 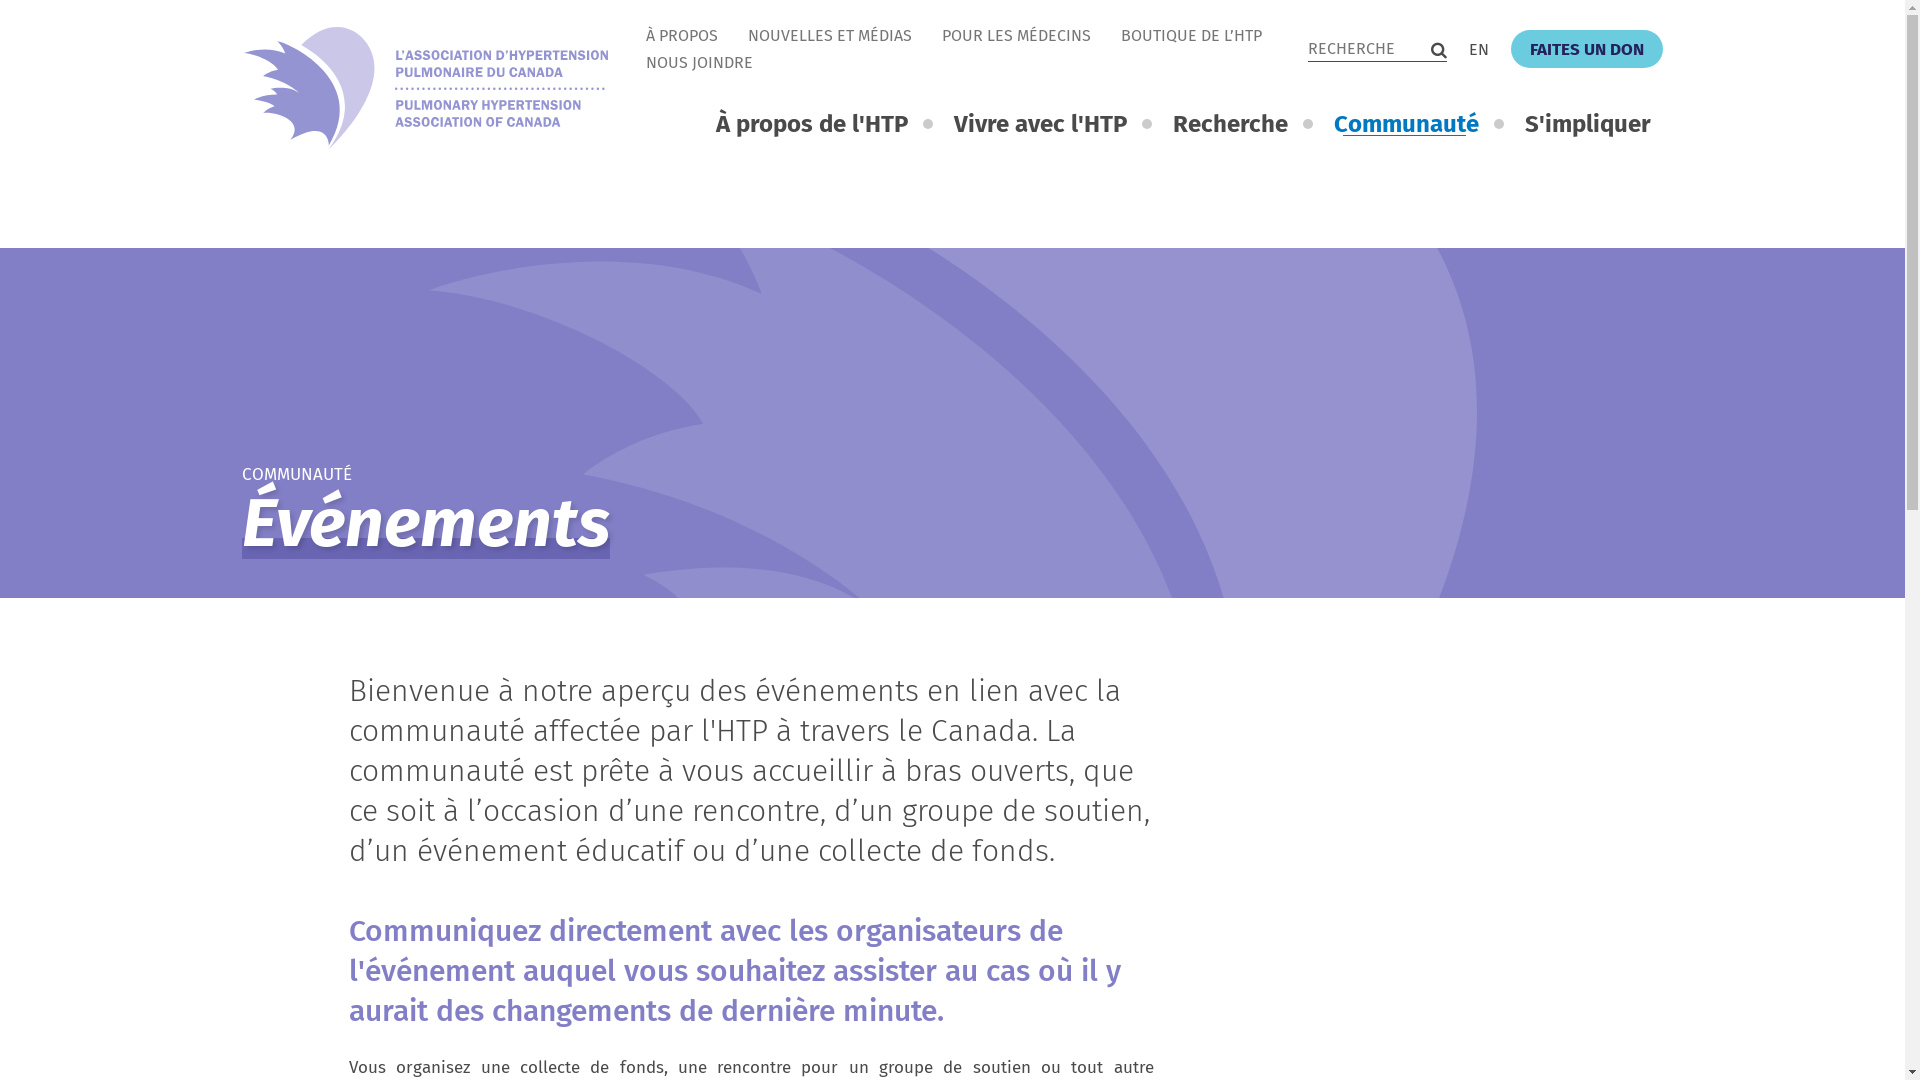 I want to click on 'NOUS JOINDRE', so click(x=629, y=61).